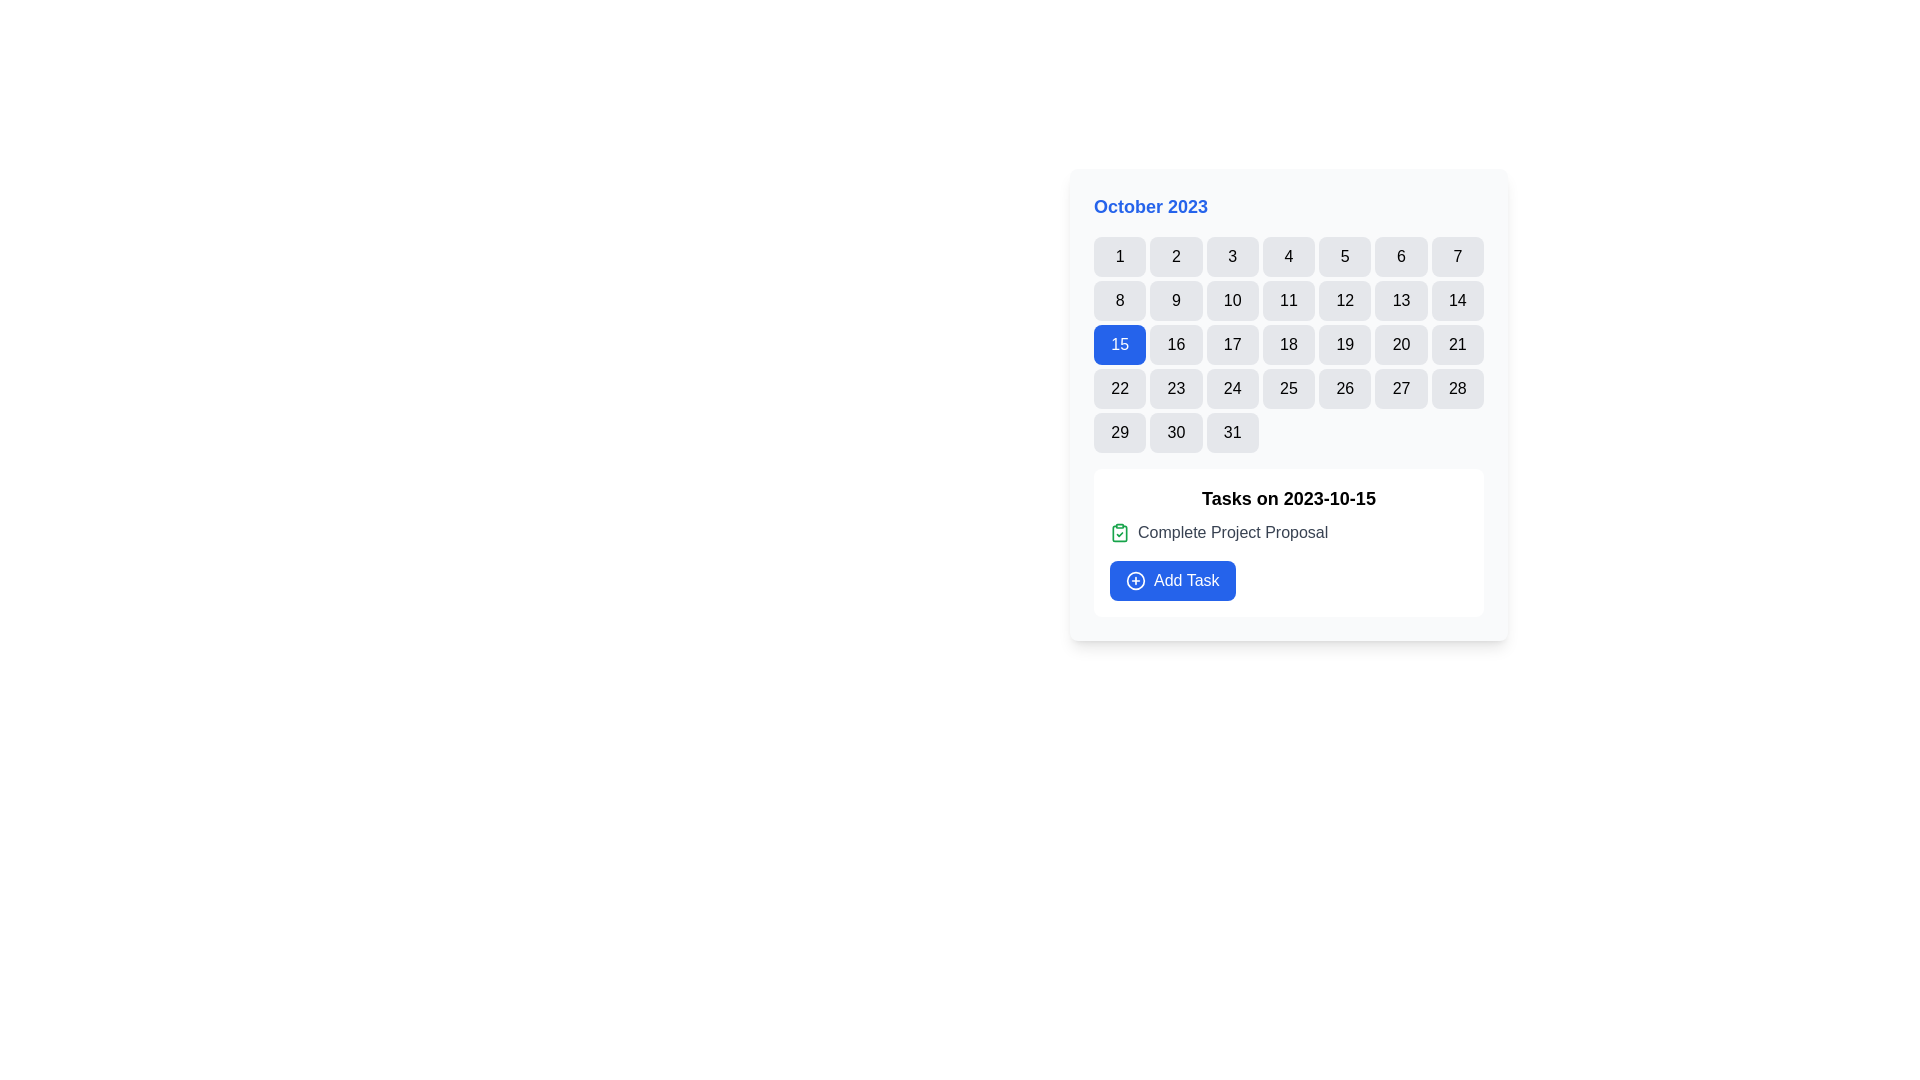 Image resolution: width=1920 pixels, height=1080 pixels. Describe the element at coordinates (1457, 300) in the screenshot. I see `the button representing the 14th day in the calendar` at that location.